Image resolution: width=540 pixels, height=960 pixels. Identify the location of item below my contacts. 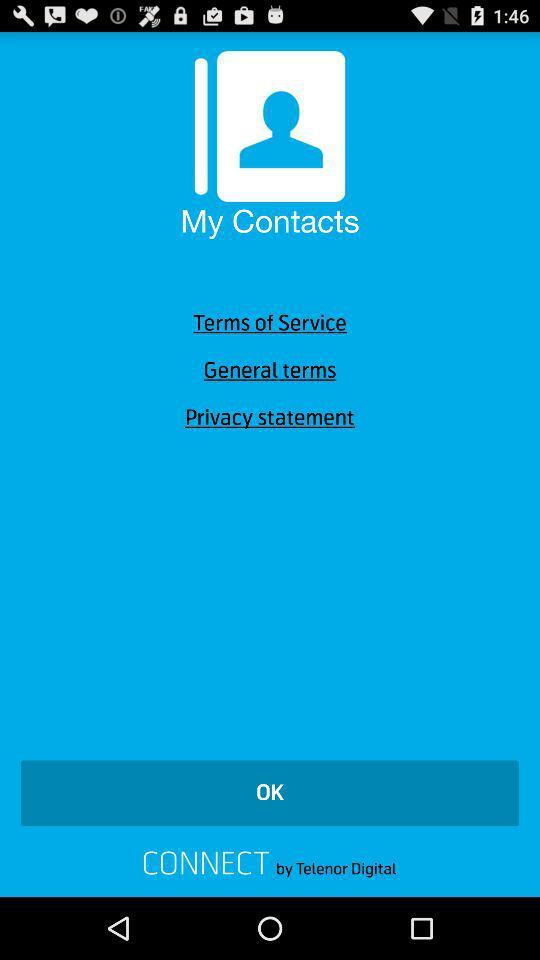
(270, 323).